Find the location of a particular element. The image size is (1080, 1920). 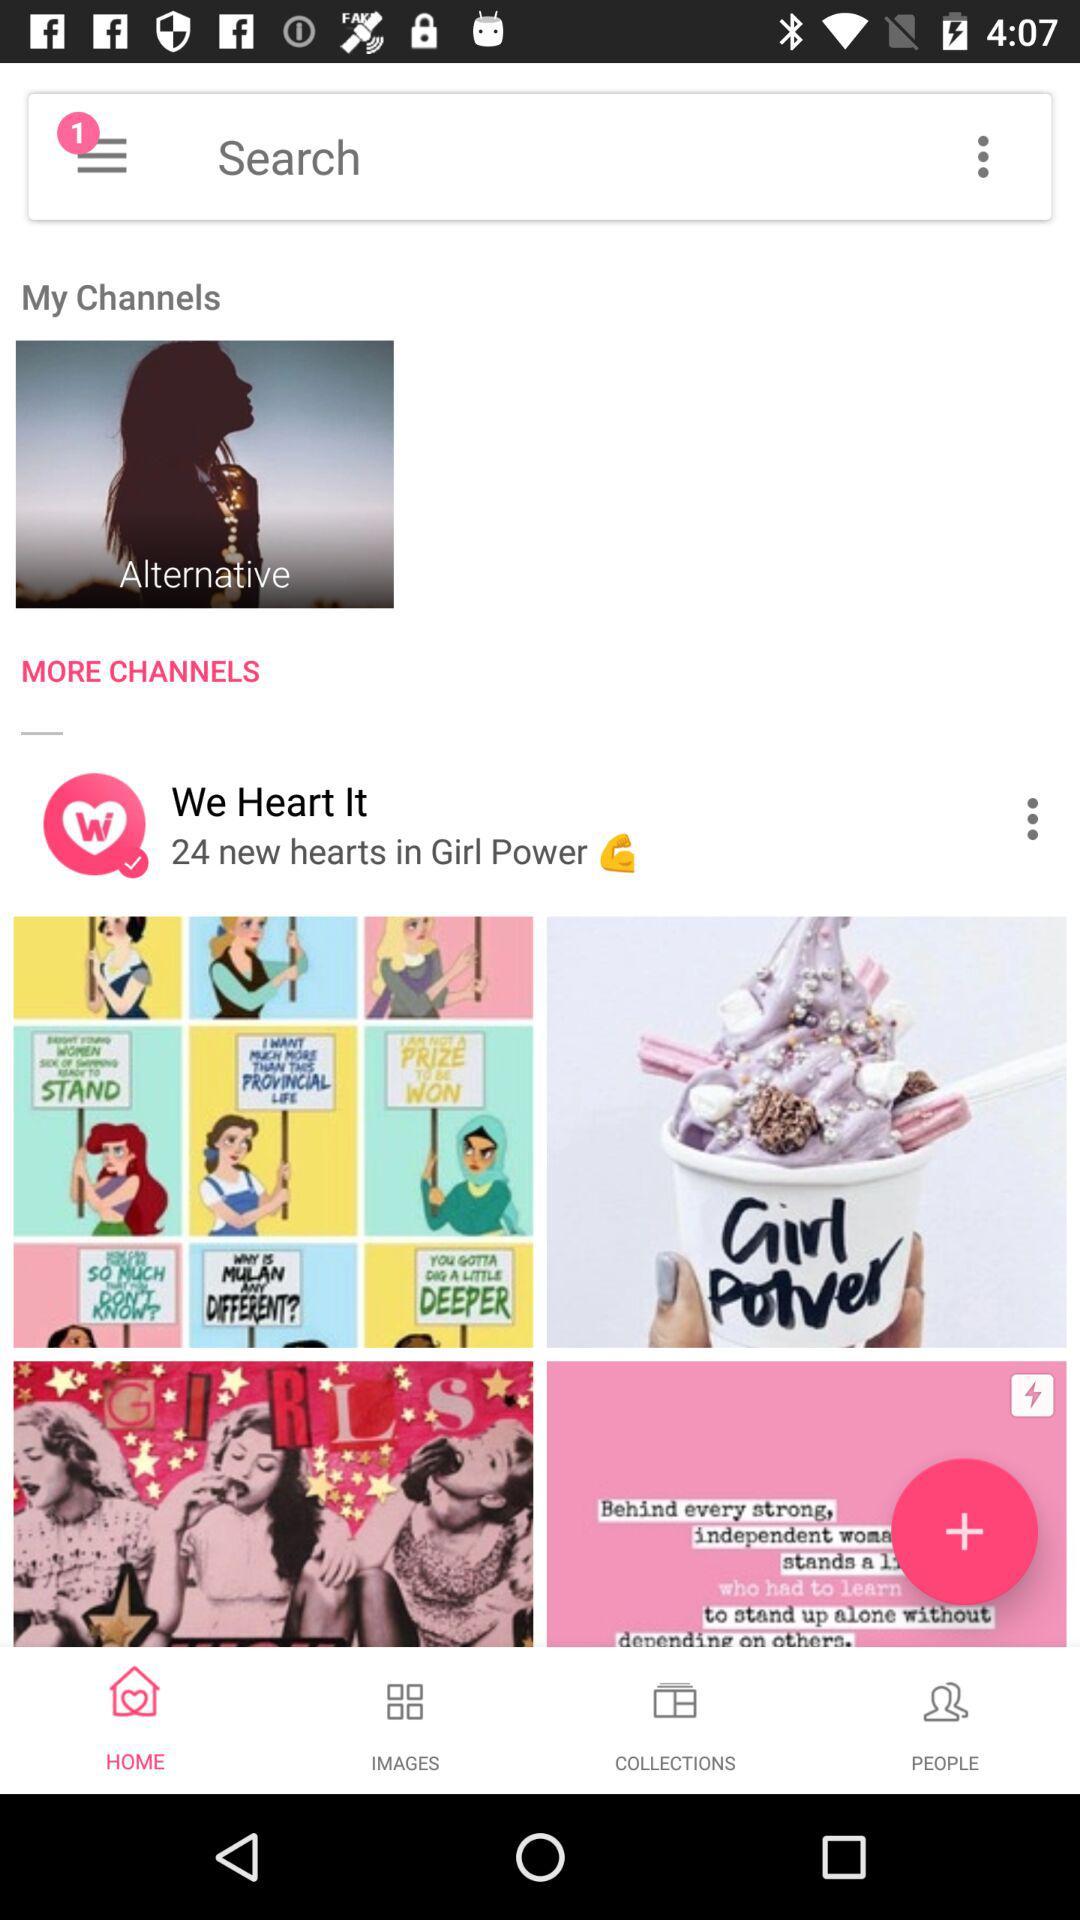

main menu is located at coordinates (101, 155).